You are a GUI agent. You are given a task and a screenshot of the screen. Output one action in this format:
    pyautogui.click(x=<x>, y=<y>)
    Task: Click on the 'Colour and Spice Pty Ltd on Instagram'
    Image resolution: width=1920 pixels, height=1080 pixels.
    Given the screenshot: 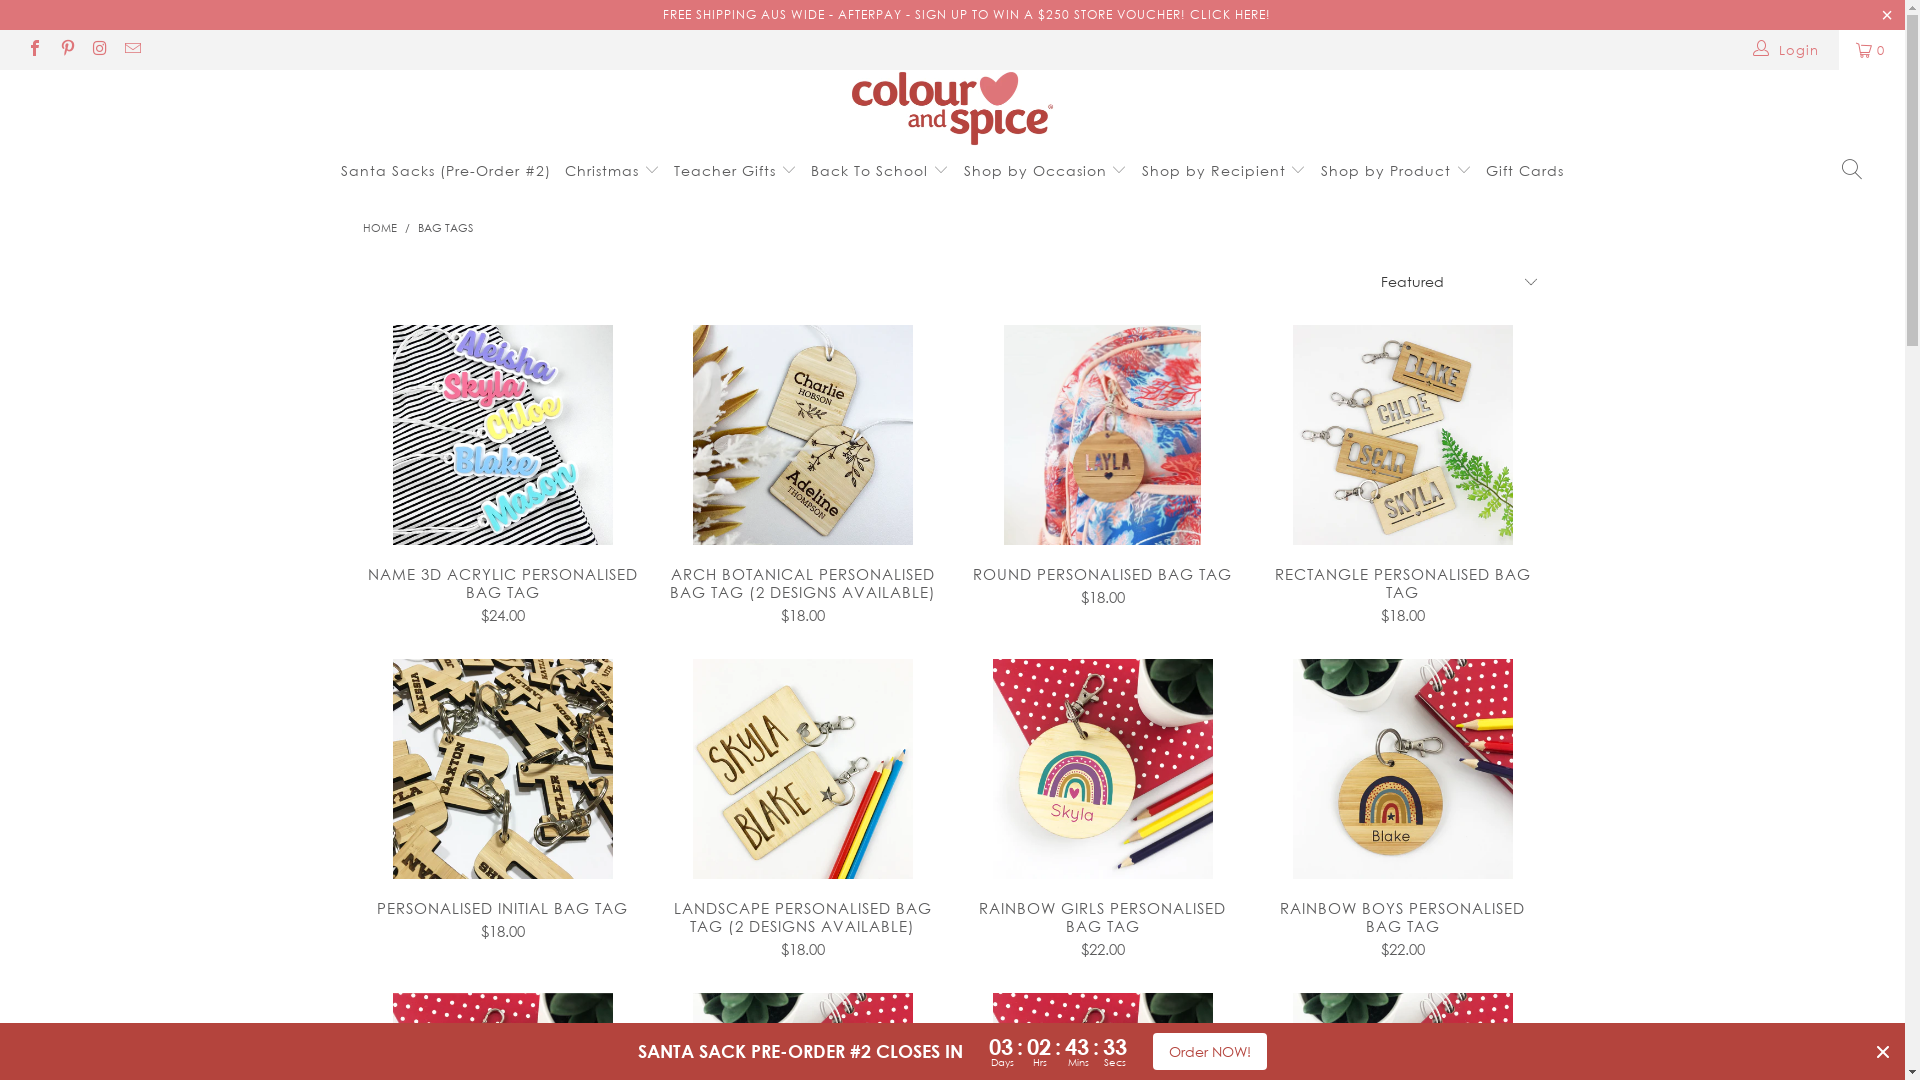 What is the action you would take?
    pyautogui.click(x=98, y=49)
    